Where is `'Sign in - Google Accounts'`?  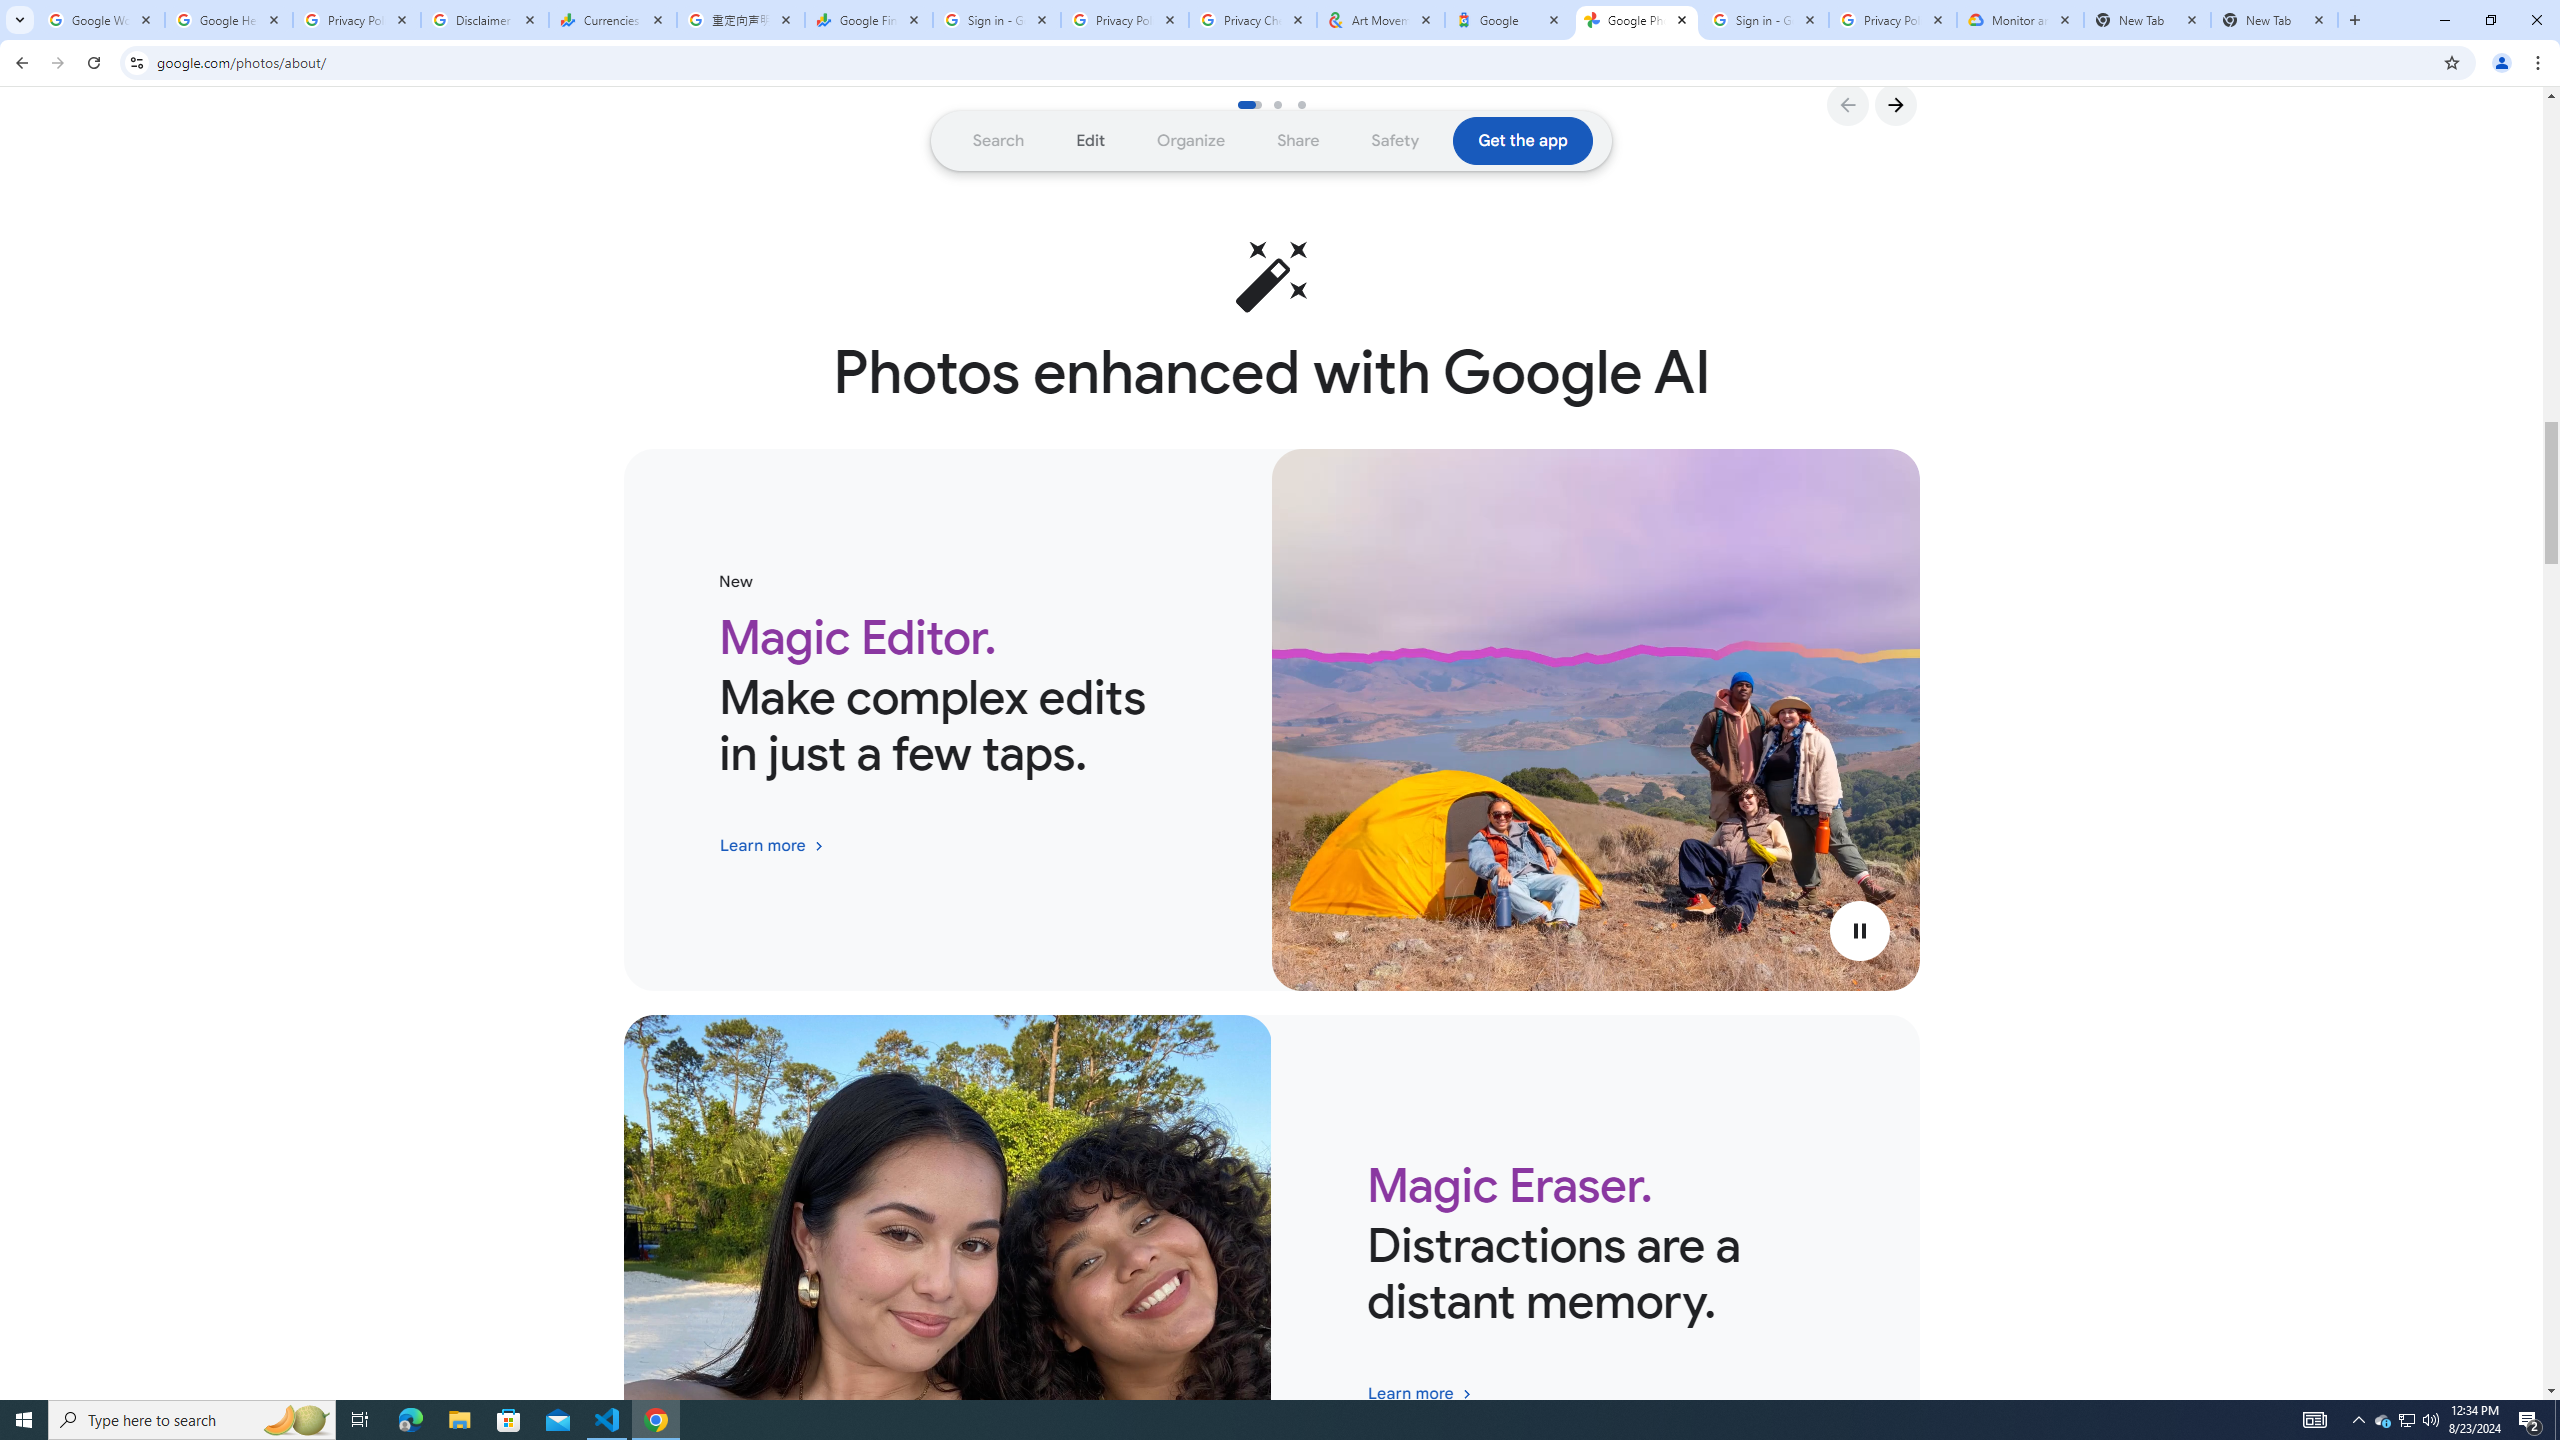 'Sign in - Google Accounts' is located at coordinates (996, 19).